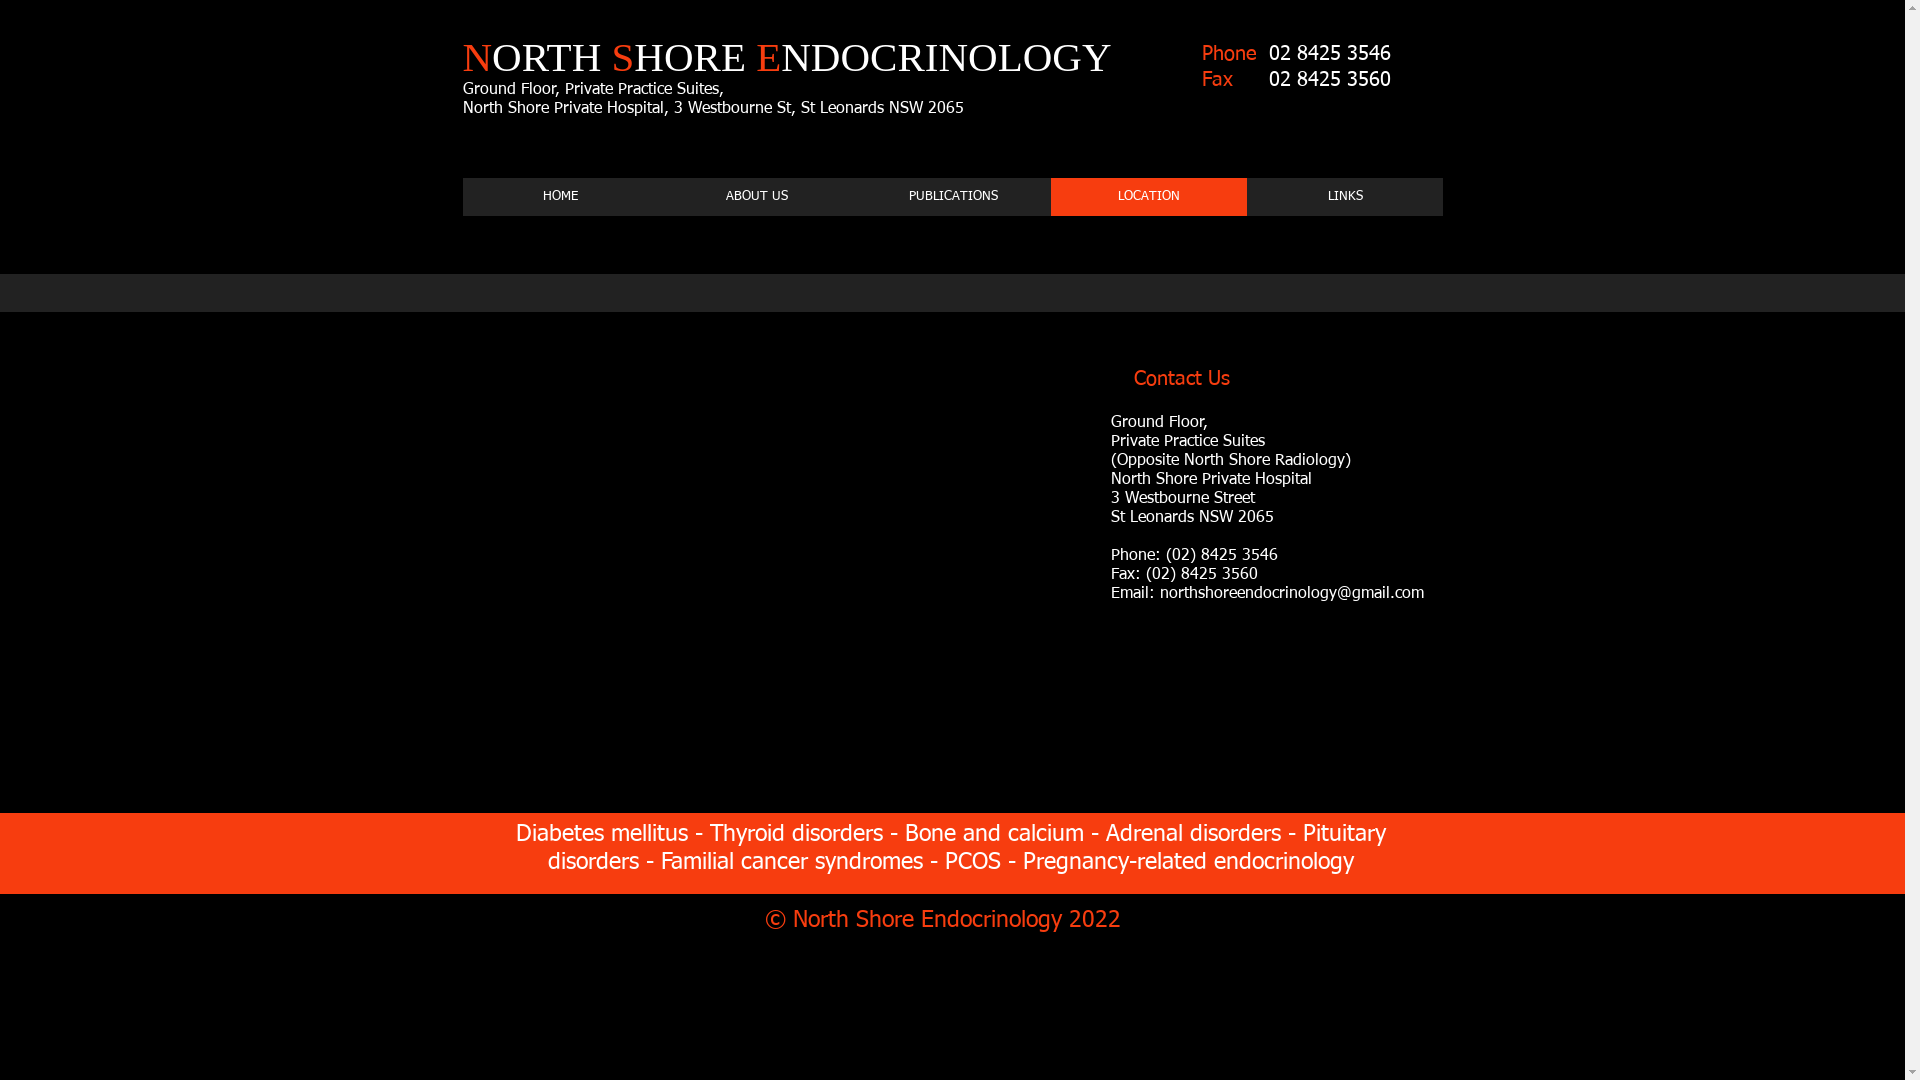 This screenshot has width=1920, height=1080. Describe the element at coordinates (1291, 593) in the screenshot. I see `'northshoreendocrinology@gmail.com'` at that location.